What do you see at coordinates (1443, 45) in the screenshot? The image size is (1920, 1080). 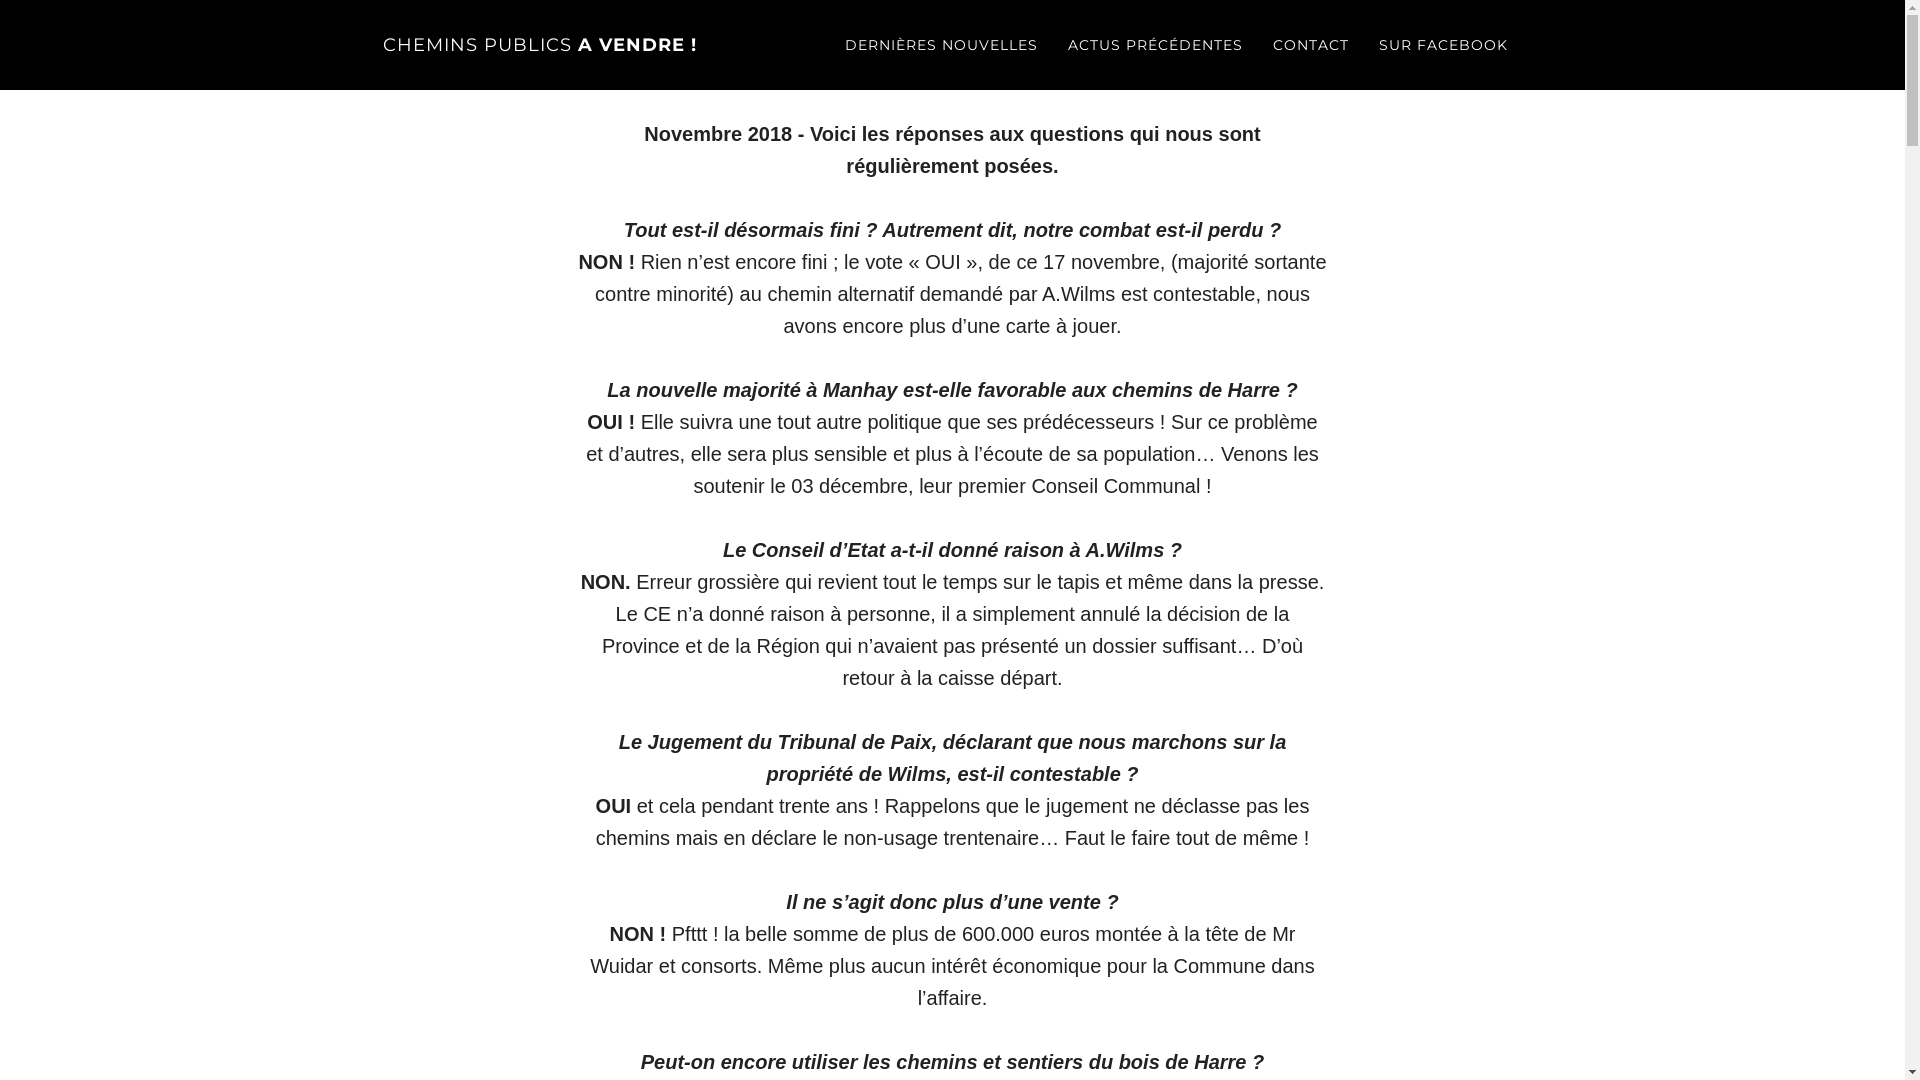 I see `'SUR FACEBOOK'` at bounding box center [1443, 45].